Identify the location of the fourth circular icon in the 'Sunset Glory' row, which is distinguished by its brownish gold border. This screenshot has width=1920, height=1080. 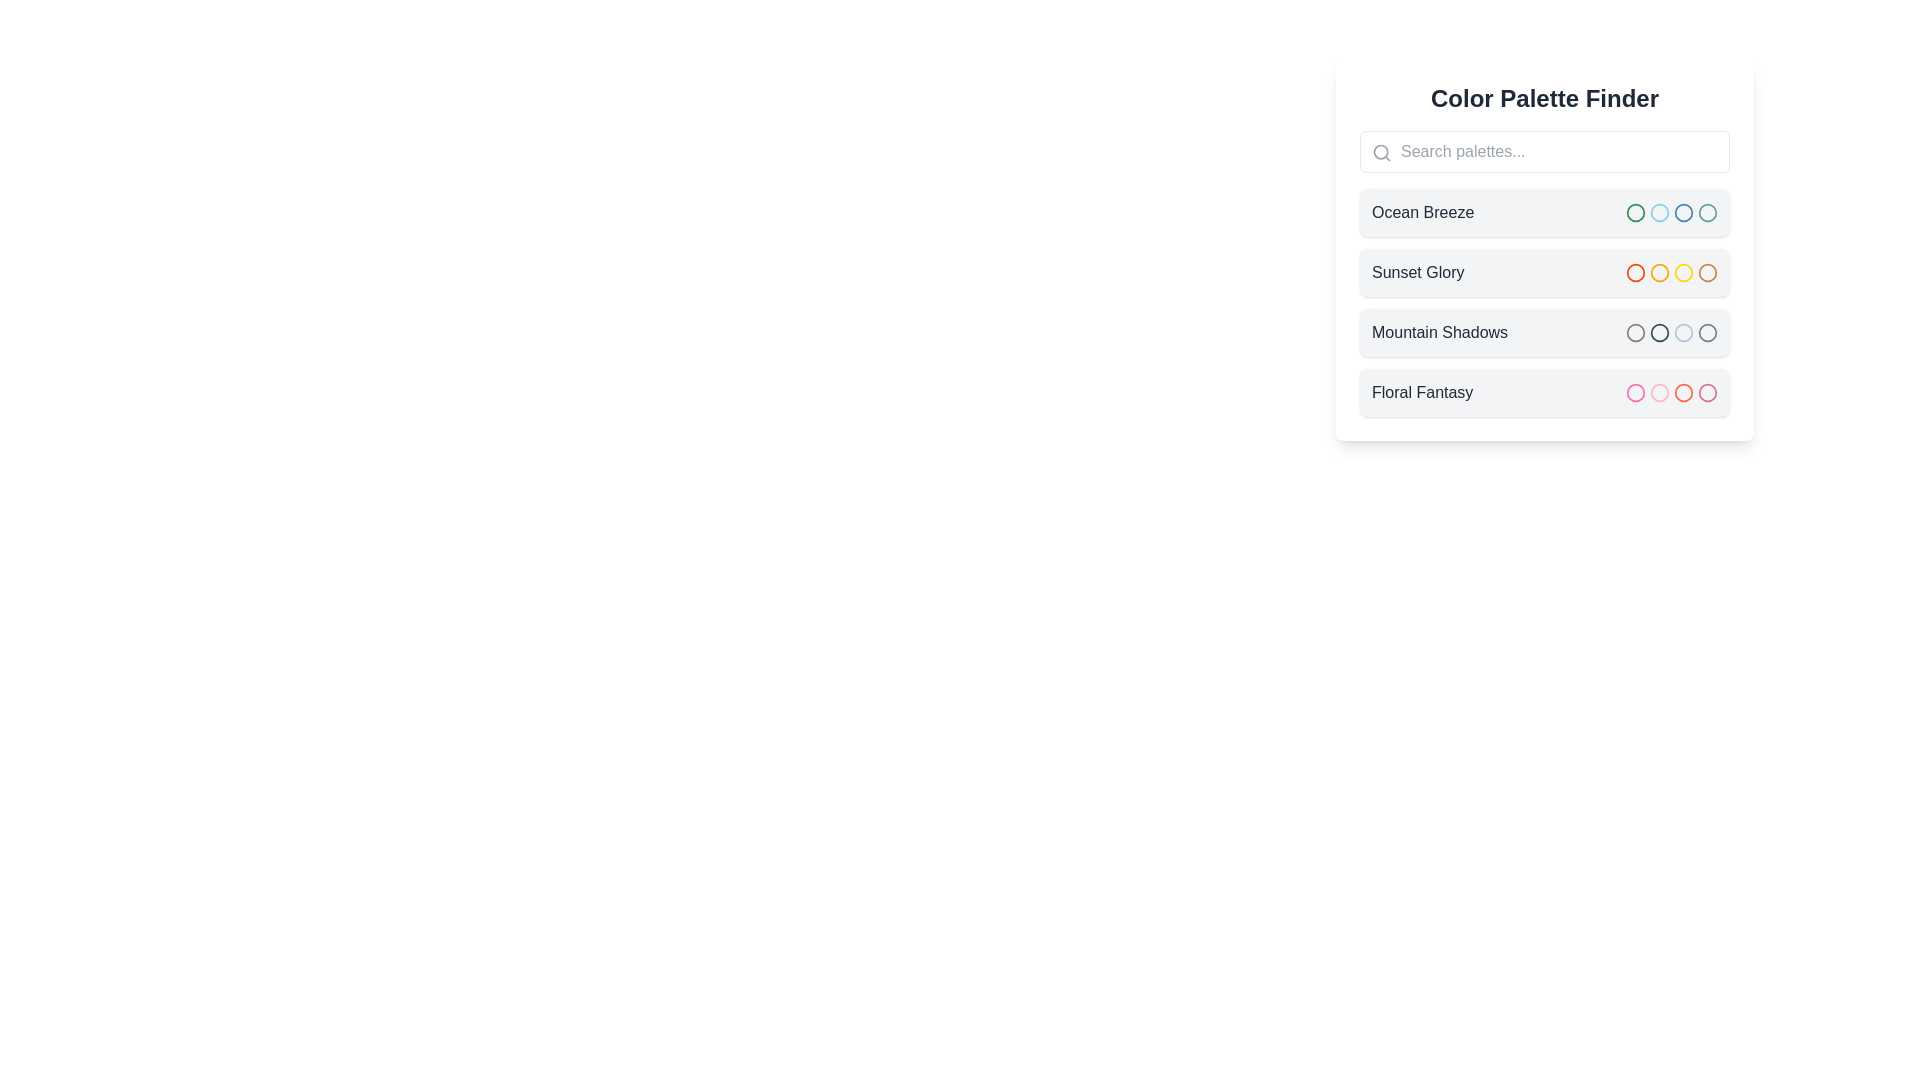
(1707, 273).